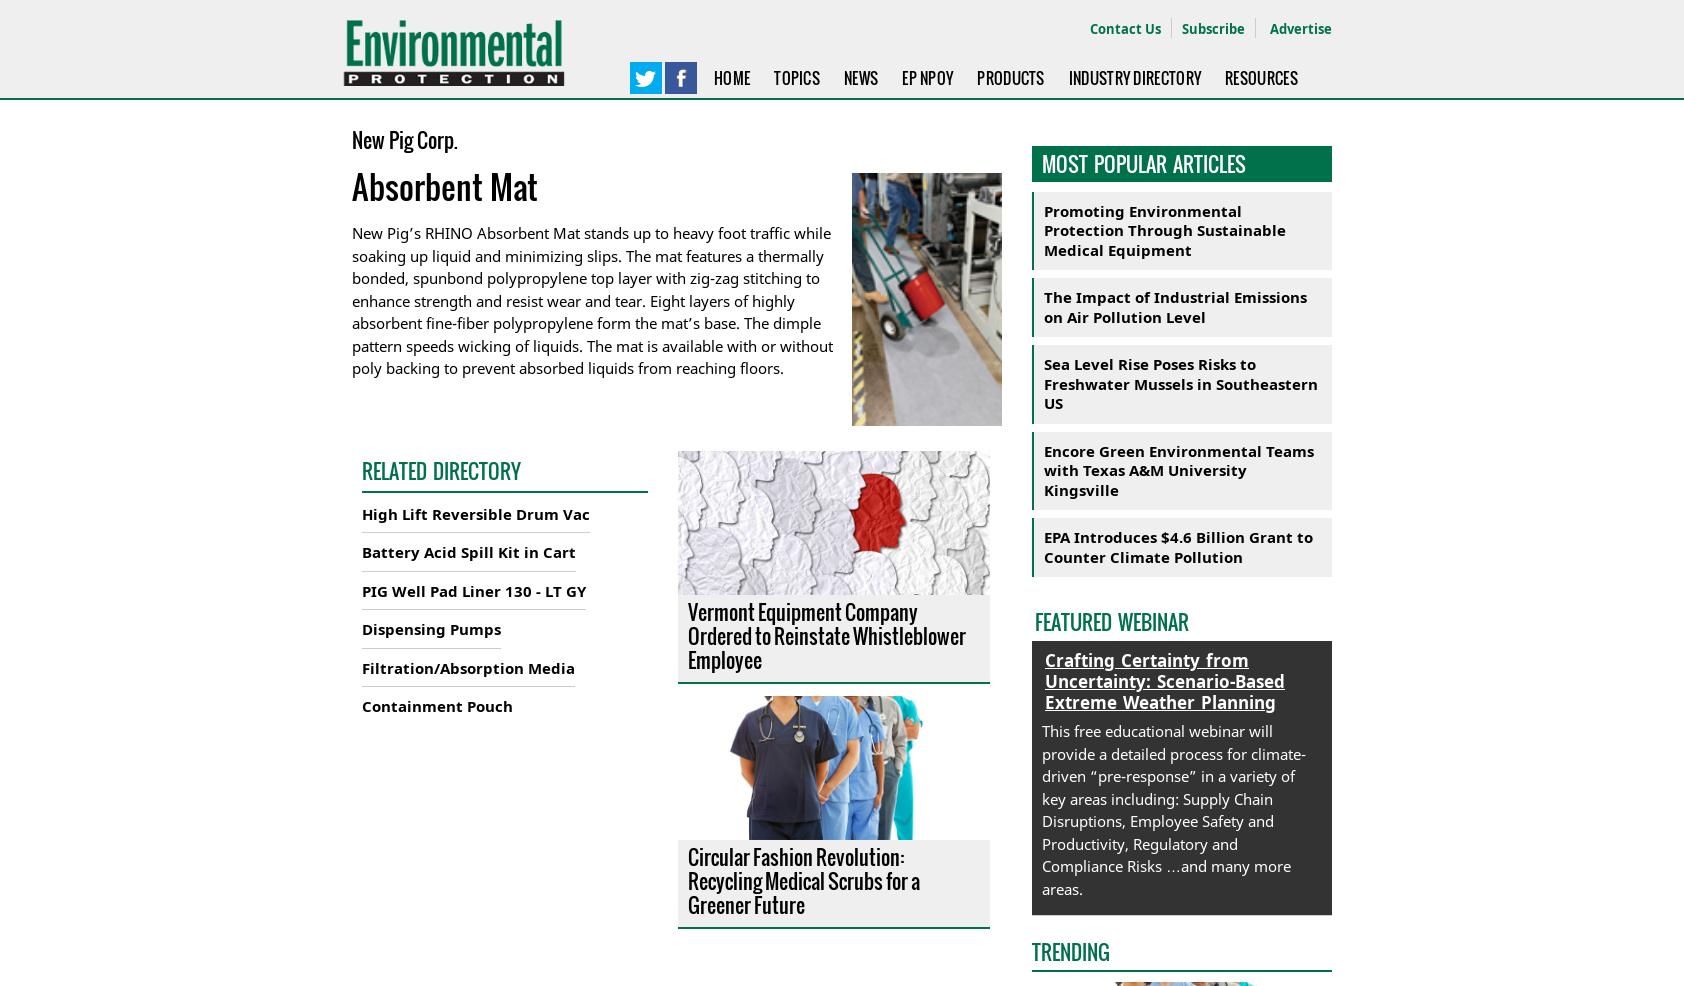 This screenshot has width=1684, height=986. Describe the element at coordinates (1143, 162) in the screenshot. I see `'Most Popular Articles'` at that location.